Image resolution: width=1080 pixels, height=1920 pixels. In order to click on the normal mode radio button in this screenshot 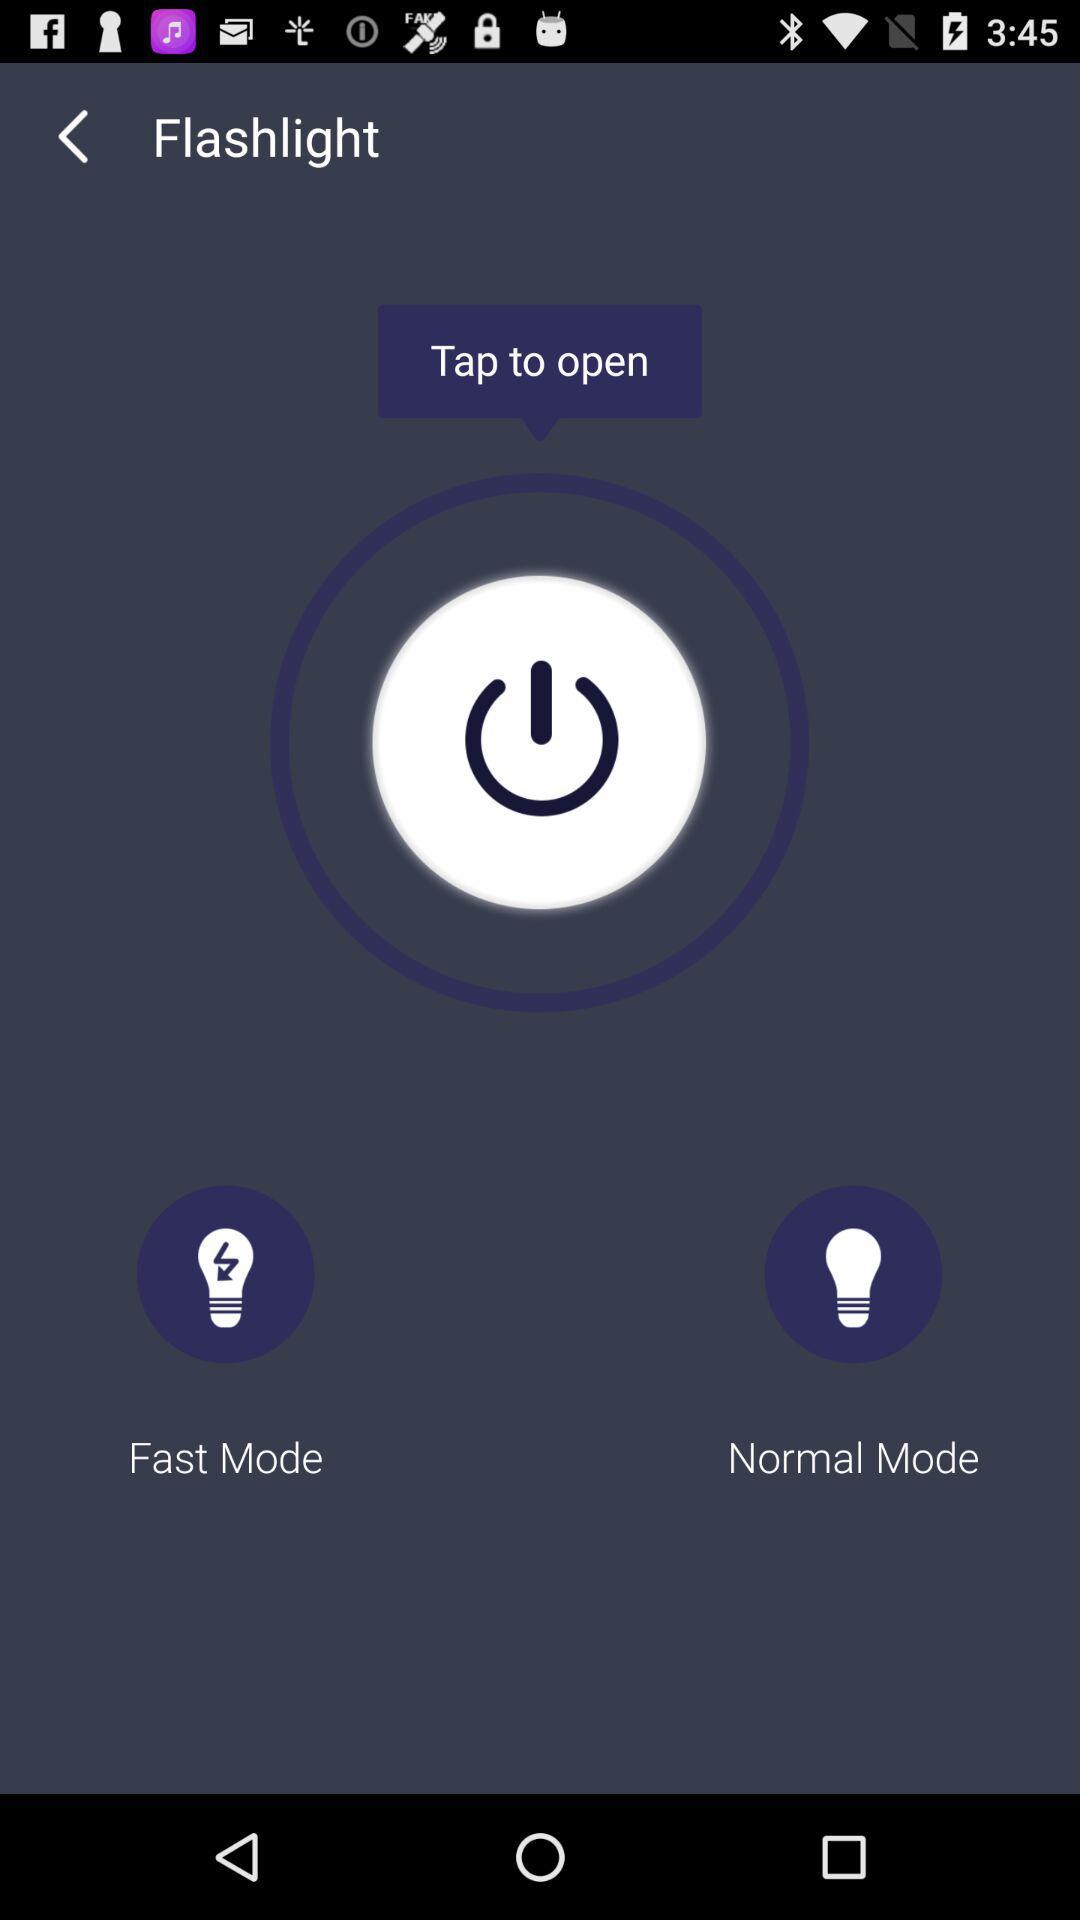, I will do `click(853, 1314)`.